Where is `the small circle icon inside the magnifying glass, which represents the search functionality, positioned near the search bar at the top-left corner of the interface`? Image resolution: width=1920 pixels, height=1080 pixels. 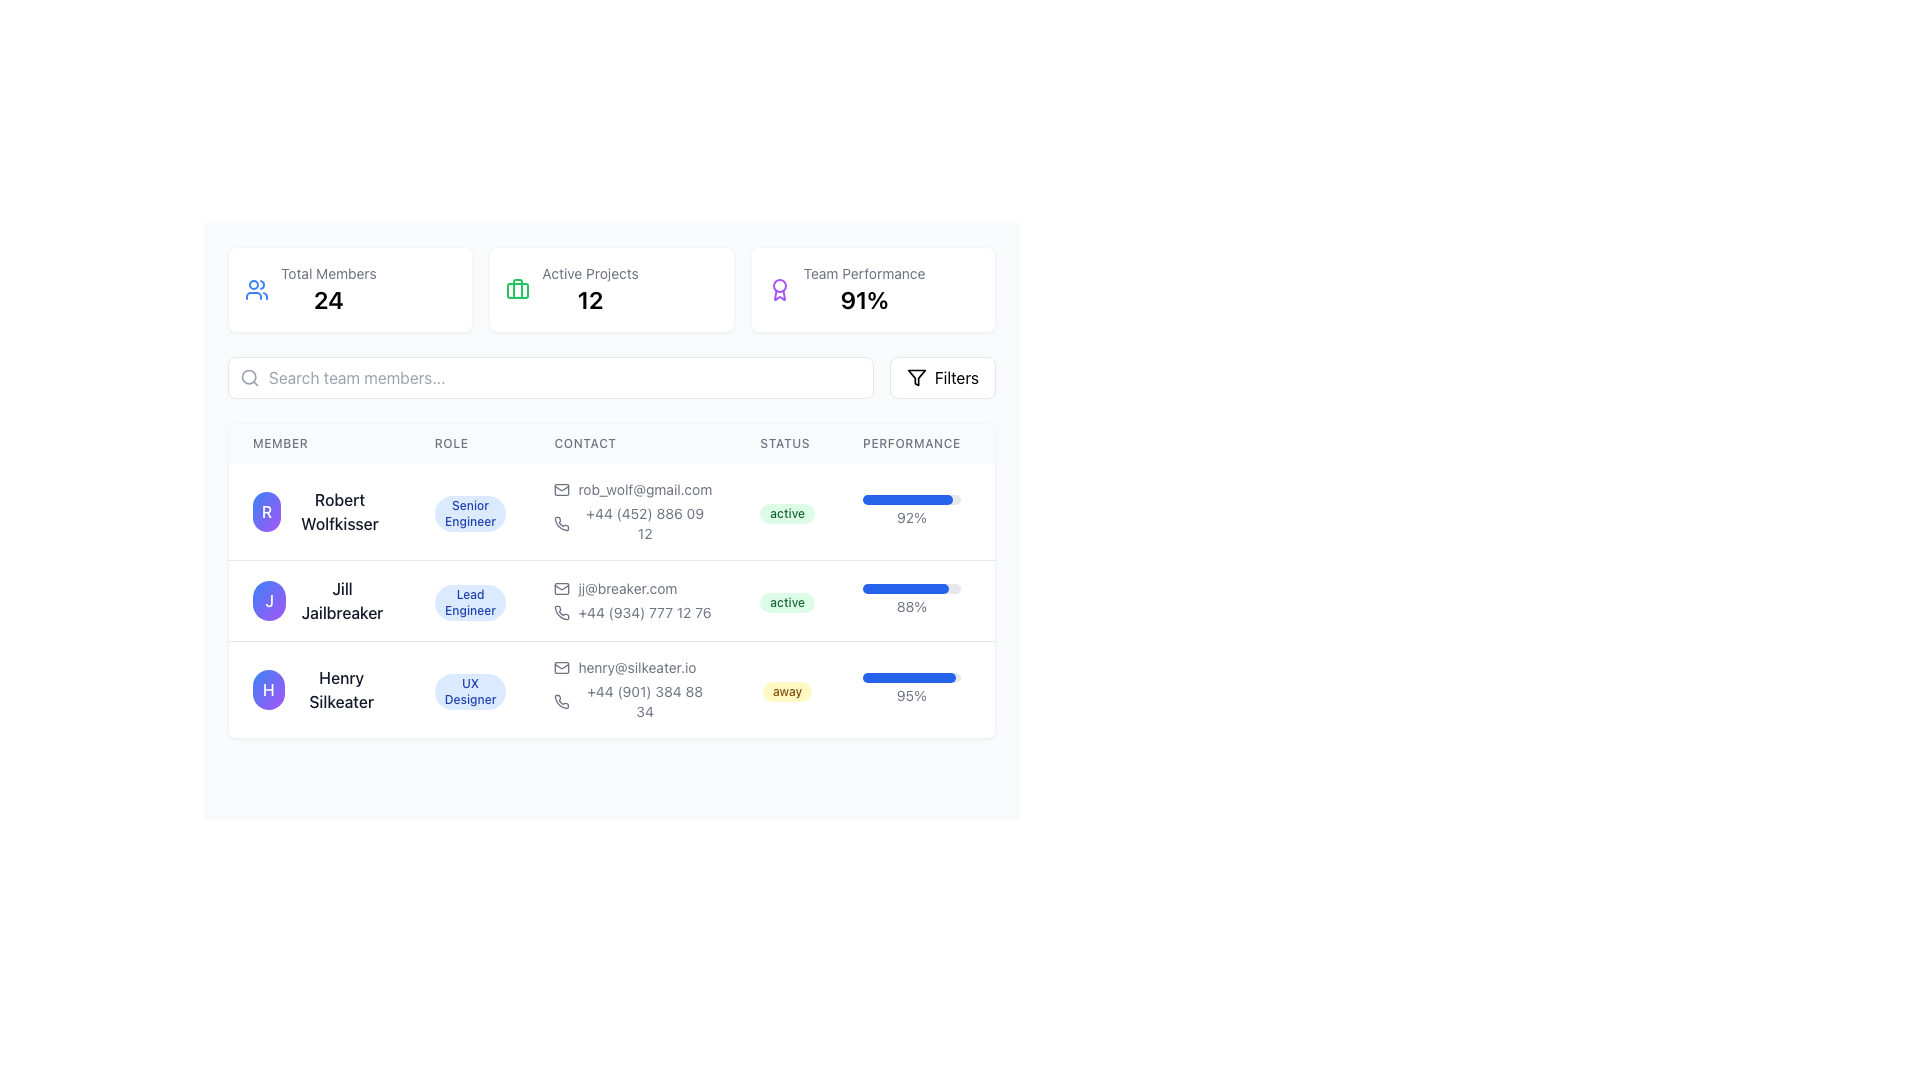
the small circle icon inside the magnifying glass, which represents the search functionality, positioned near the search bar at the top-left corner of the interface is located at coordinates (248, 377).